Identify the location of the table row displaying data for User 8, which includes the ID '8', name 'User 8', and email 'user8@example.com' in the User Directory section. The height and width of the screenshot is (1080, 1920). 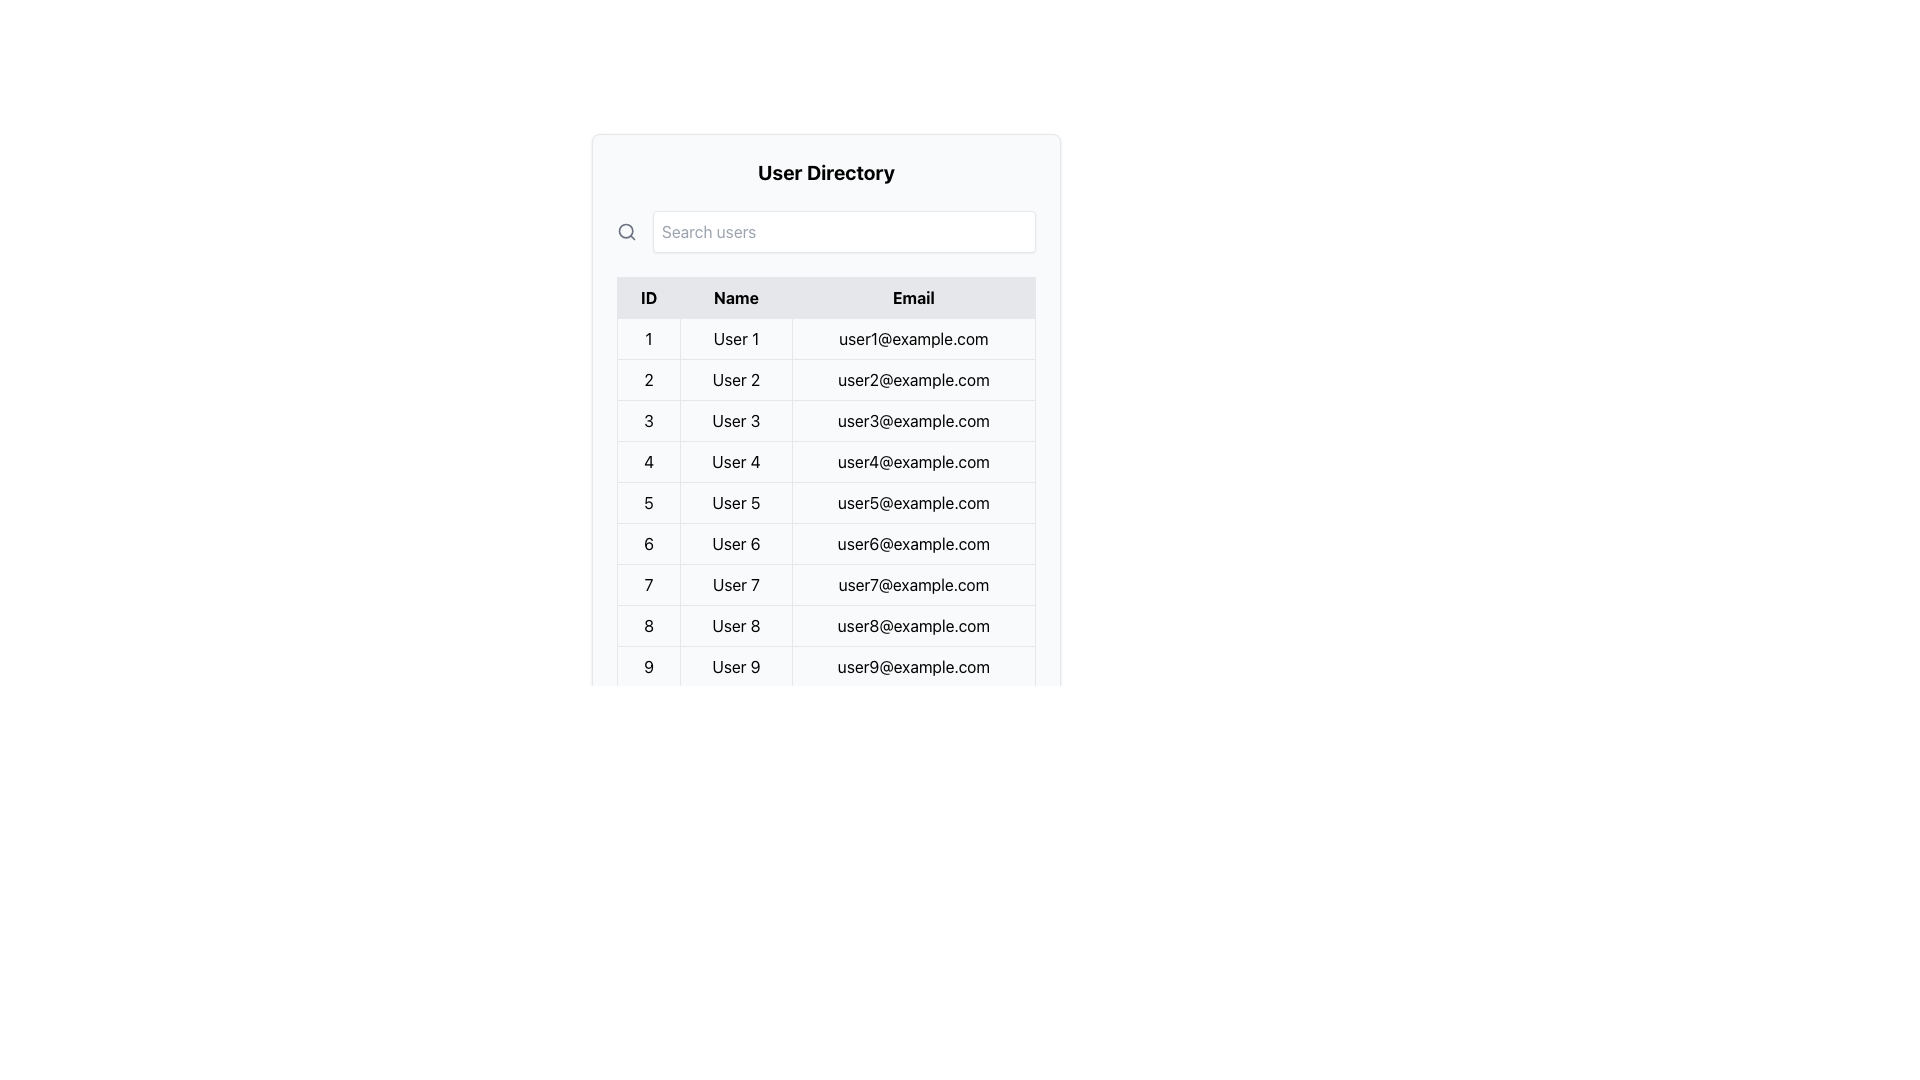
(826, 624).